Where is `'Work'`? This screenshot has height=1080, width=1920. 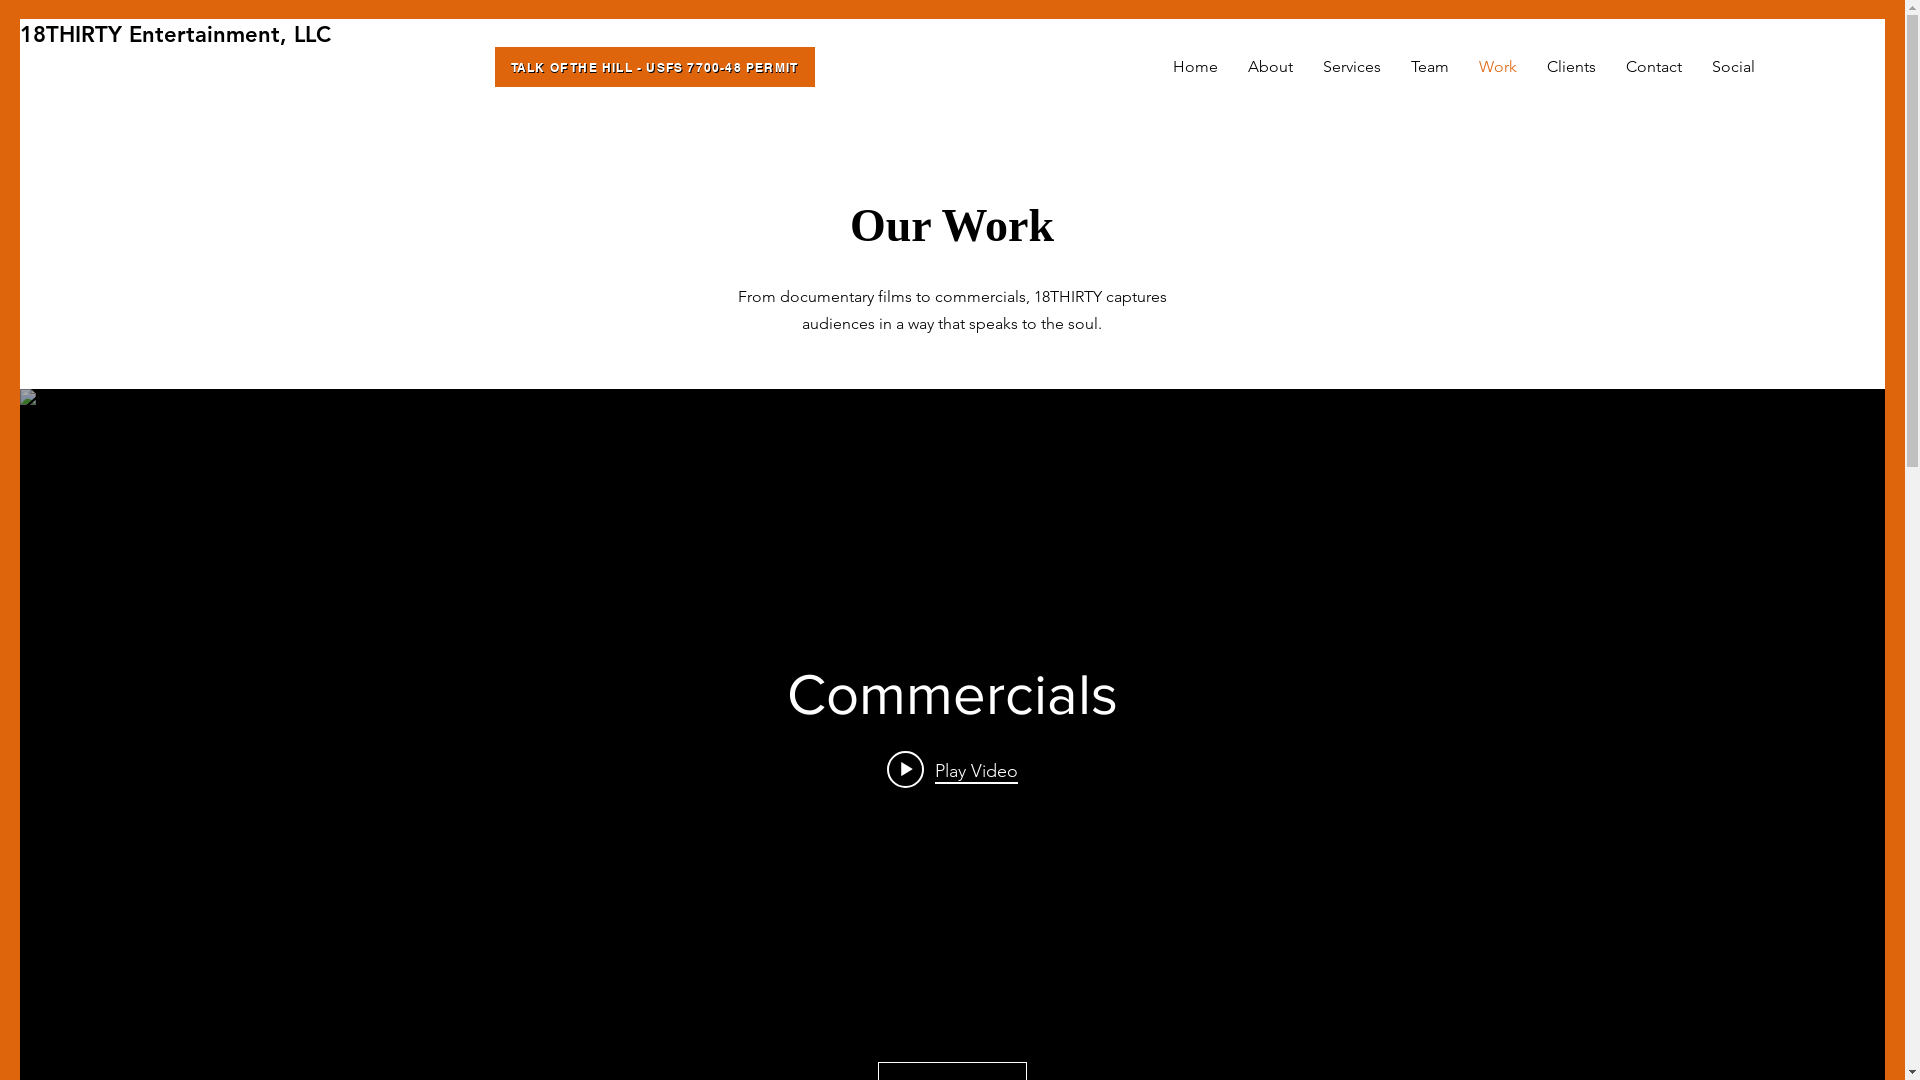
'Work' is located at coordinates (1497, 65).